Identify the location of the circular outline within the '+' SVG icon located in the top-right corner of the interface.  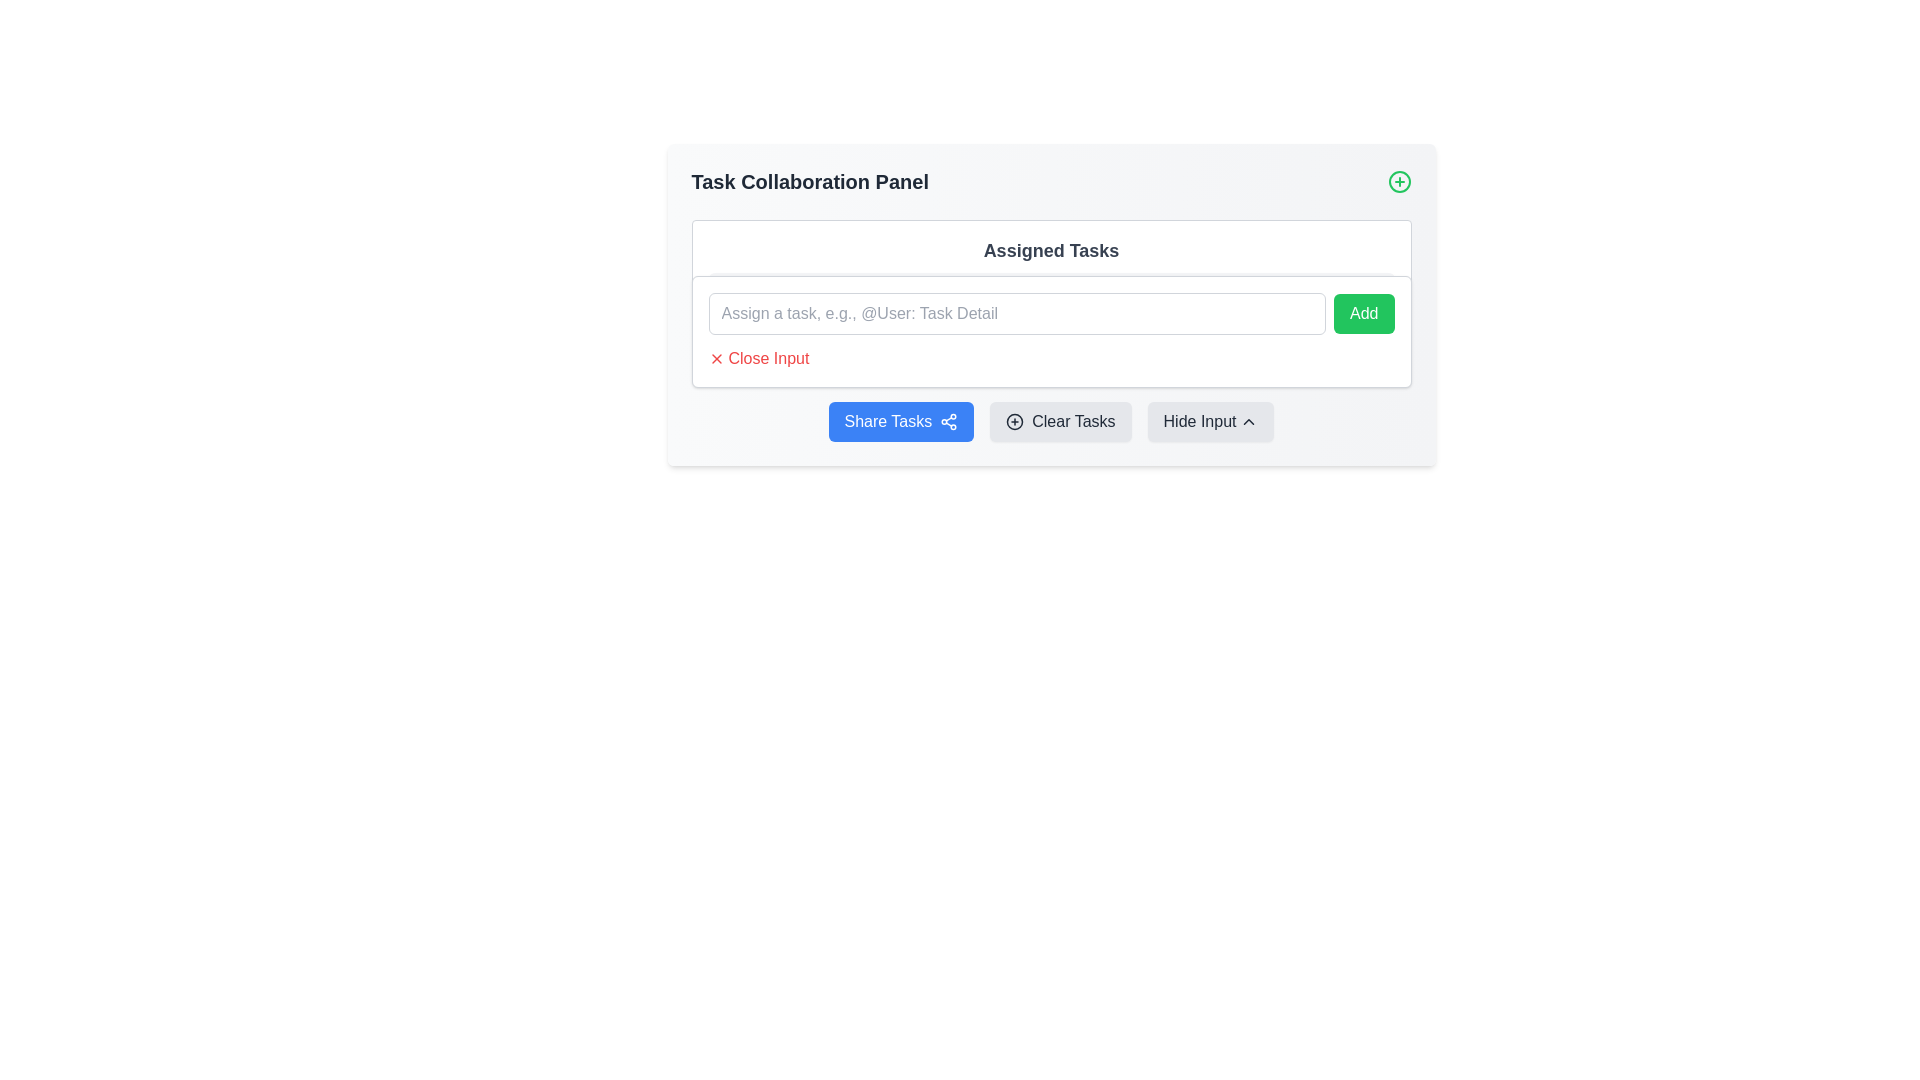
(1398, 181).